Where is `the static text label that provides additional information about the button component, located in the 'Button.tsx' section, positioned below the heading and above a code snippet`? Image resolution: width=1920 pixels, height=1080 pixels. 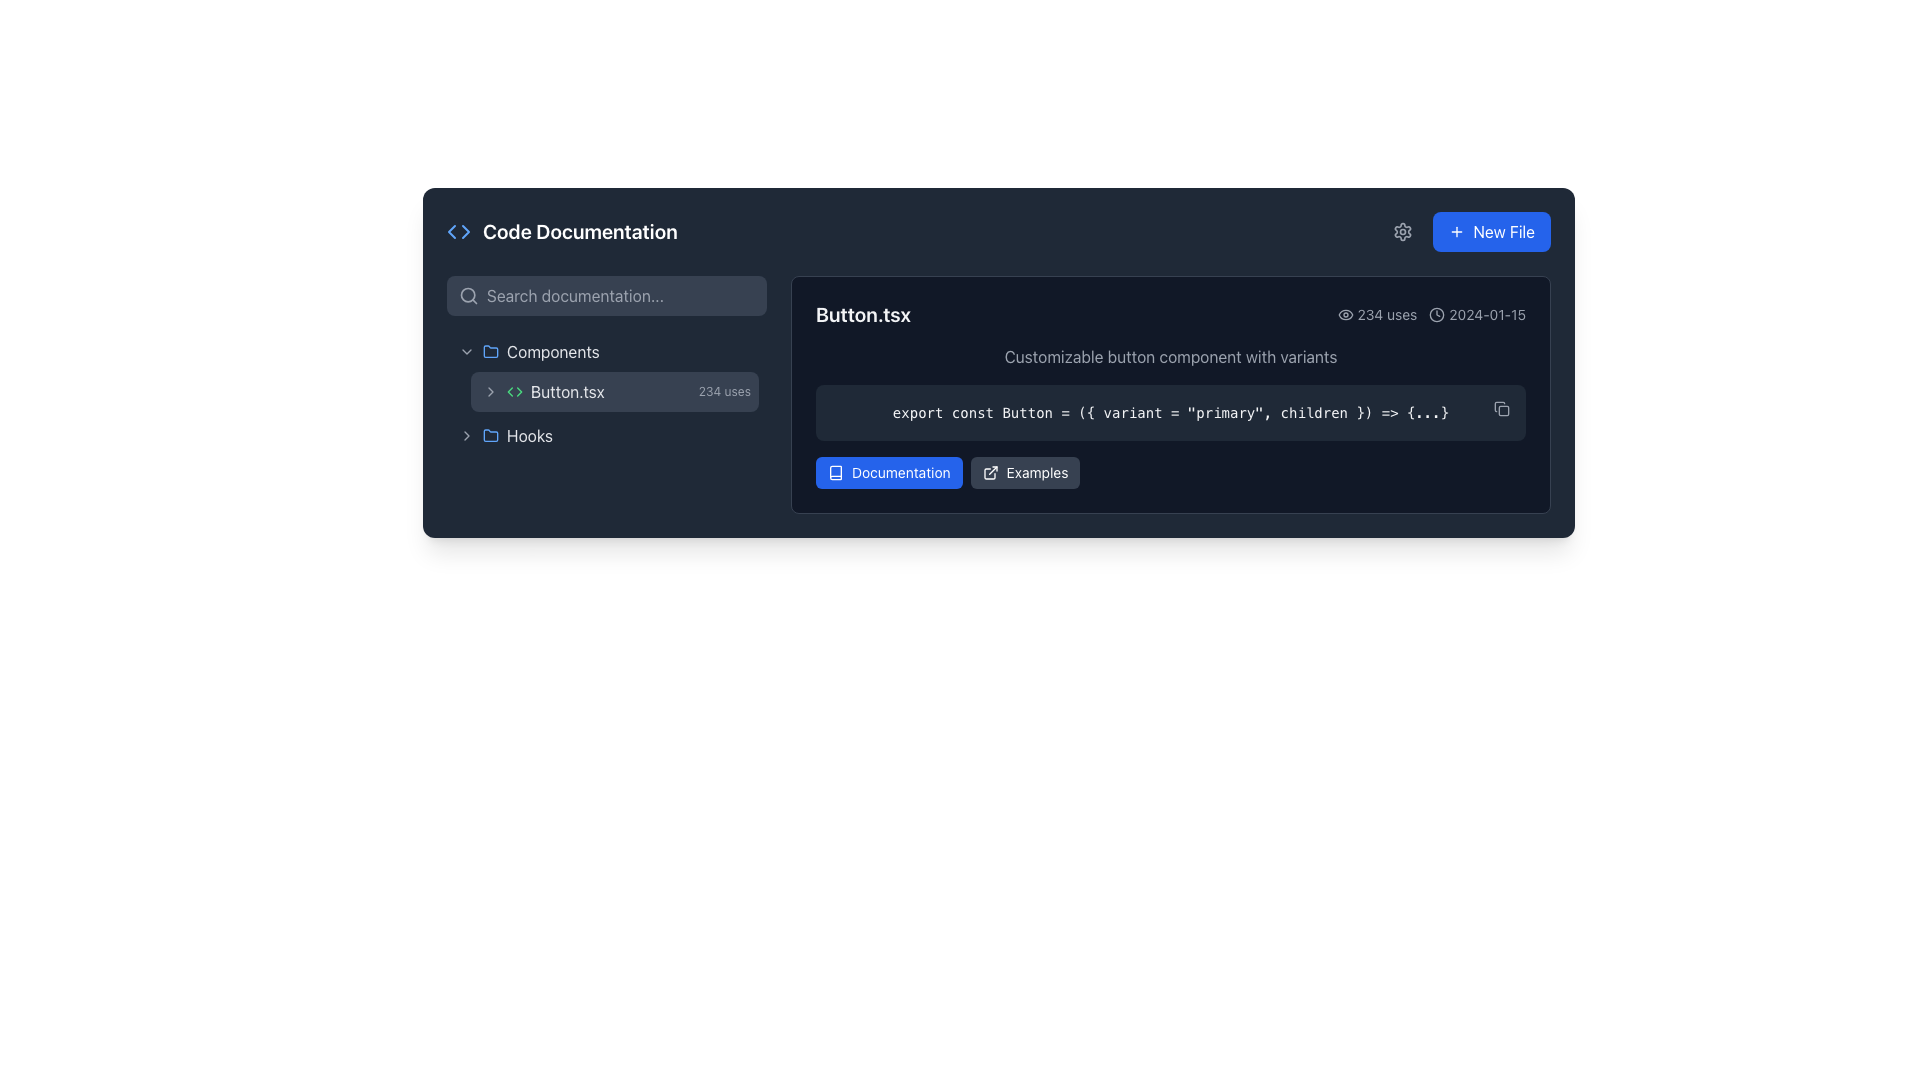 the static text label that provides additional information about the button component, located in the 'Button.tsx' section, positioned below the heading and above a code snippet is located at coordinates (1171, 356).